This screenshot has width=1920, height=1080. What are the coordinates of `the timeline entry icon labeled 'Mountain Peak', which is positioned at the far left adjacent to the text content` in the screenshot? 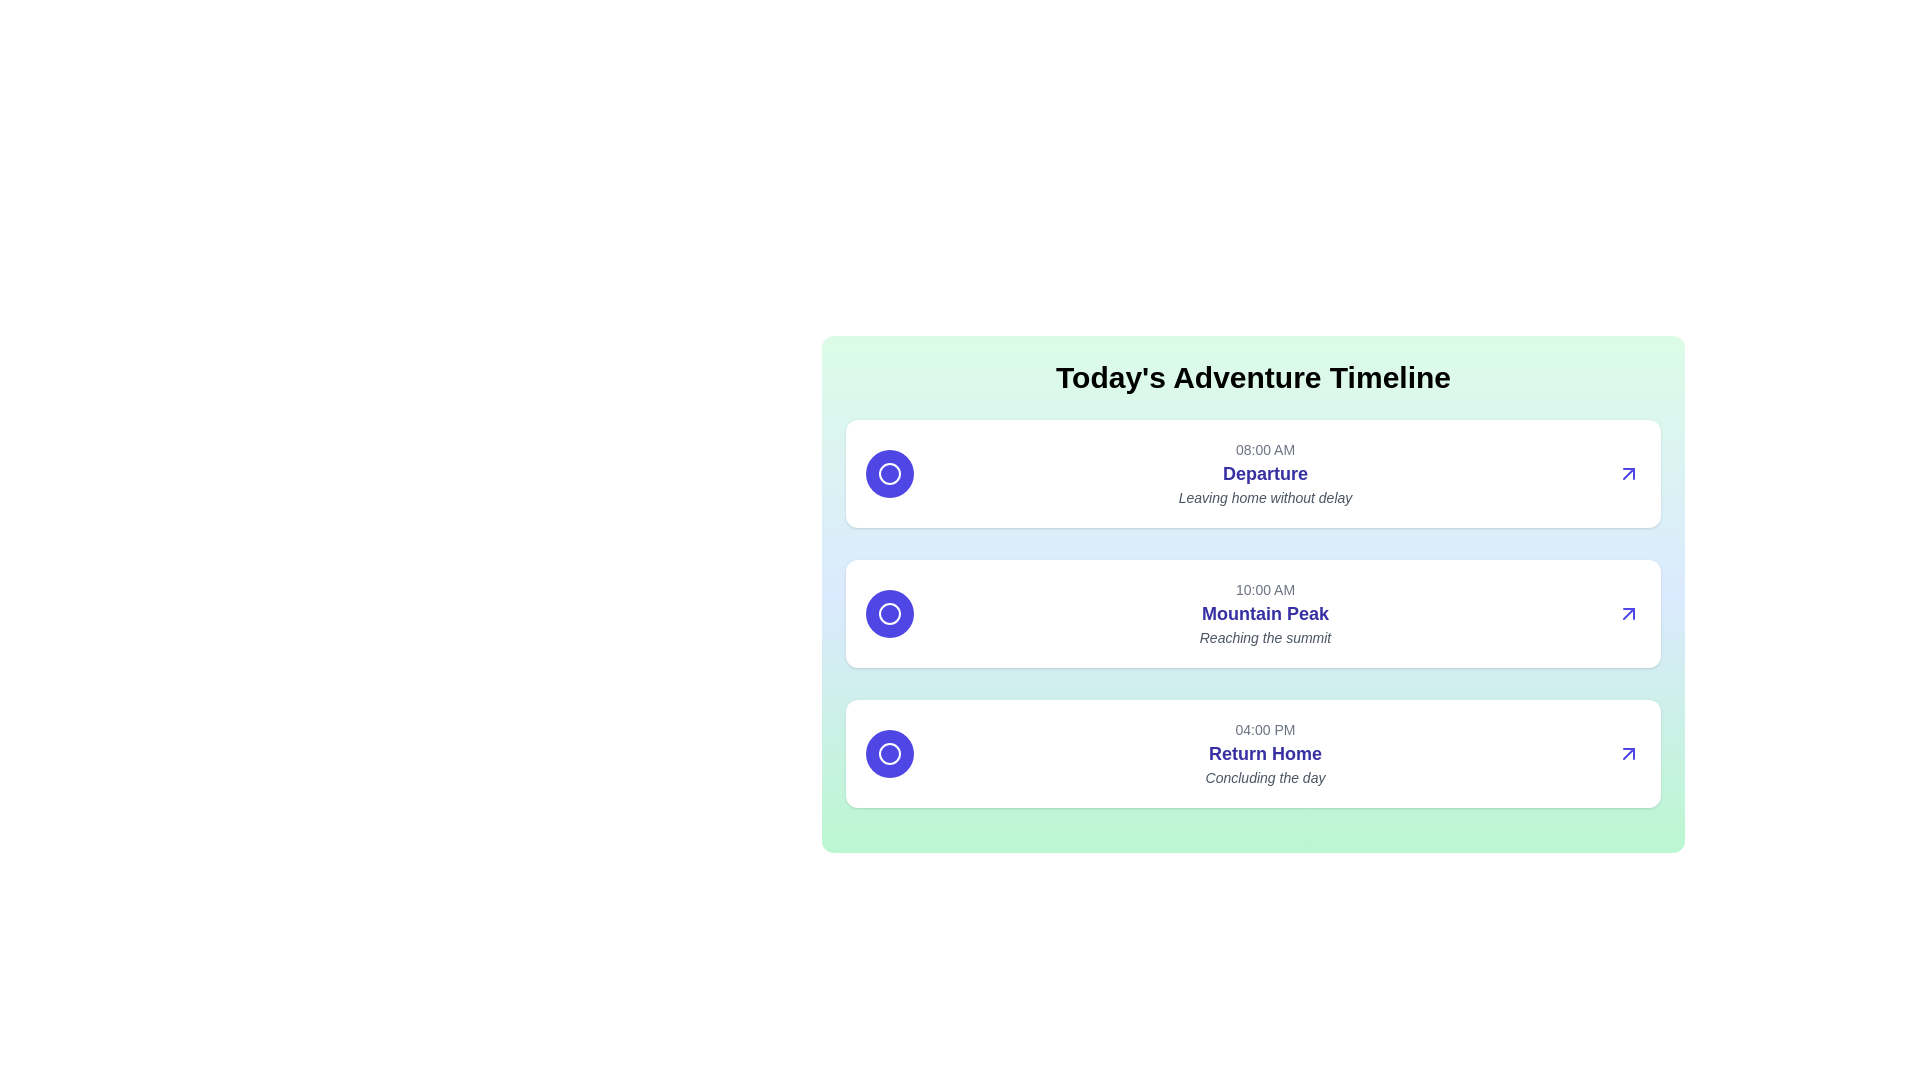 It's located at (888, 612).